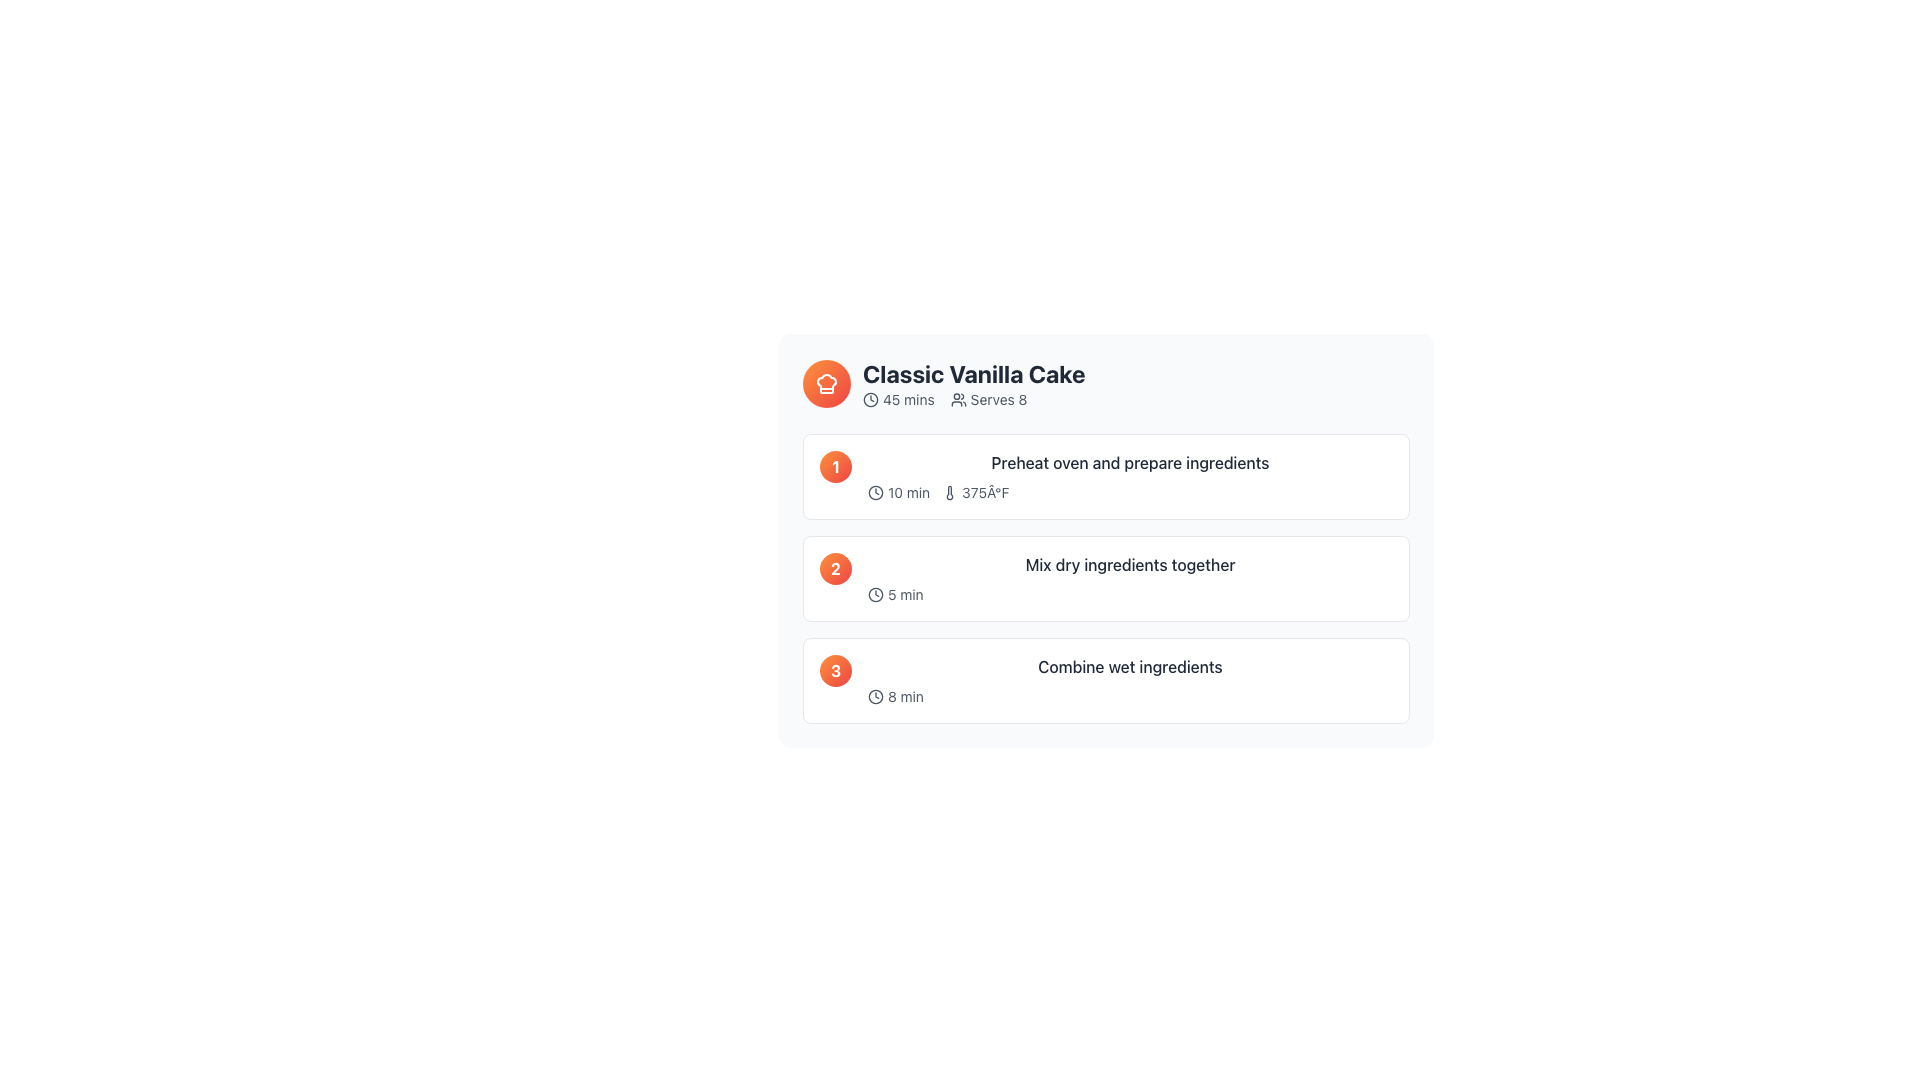 The width and height of the screenshot is (1920, 1080). What do you see at coordinates (1130, 477) in the screenshot?
I see `the informational text block displaying cooking instruction step 1, which includes duration and temperature requirements` at bounding box center [1130, 477].